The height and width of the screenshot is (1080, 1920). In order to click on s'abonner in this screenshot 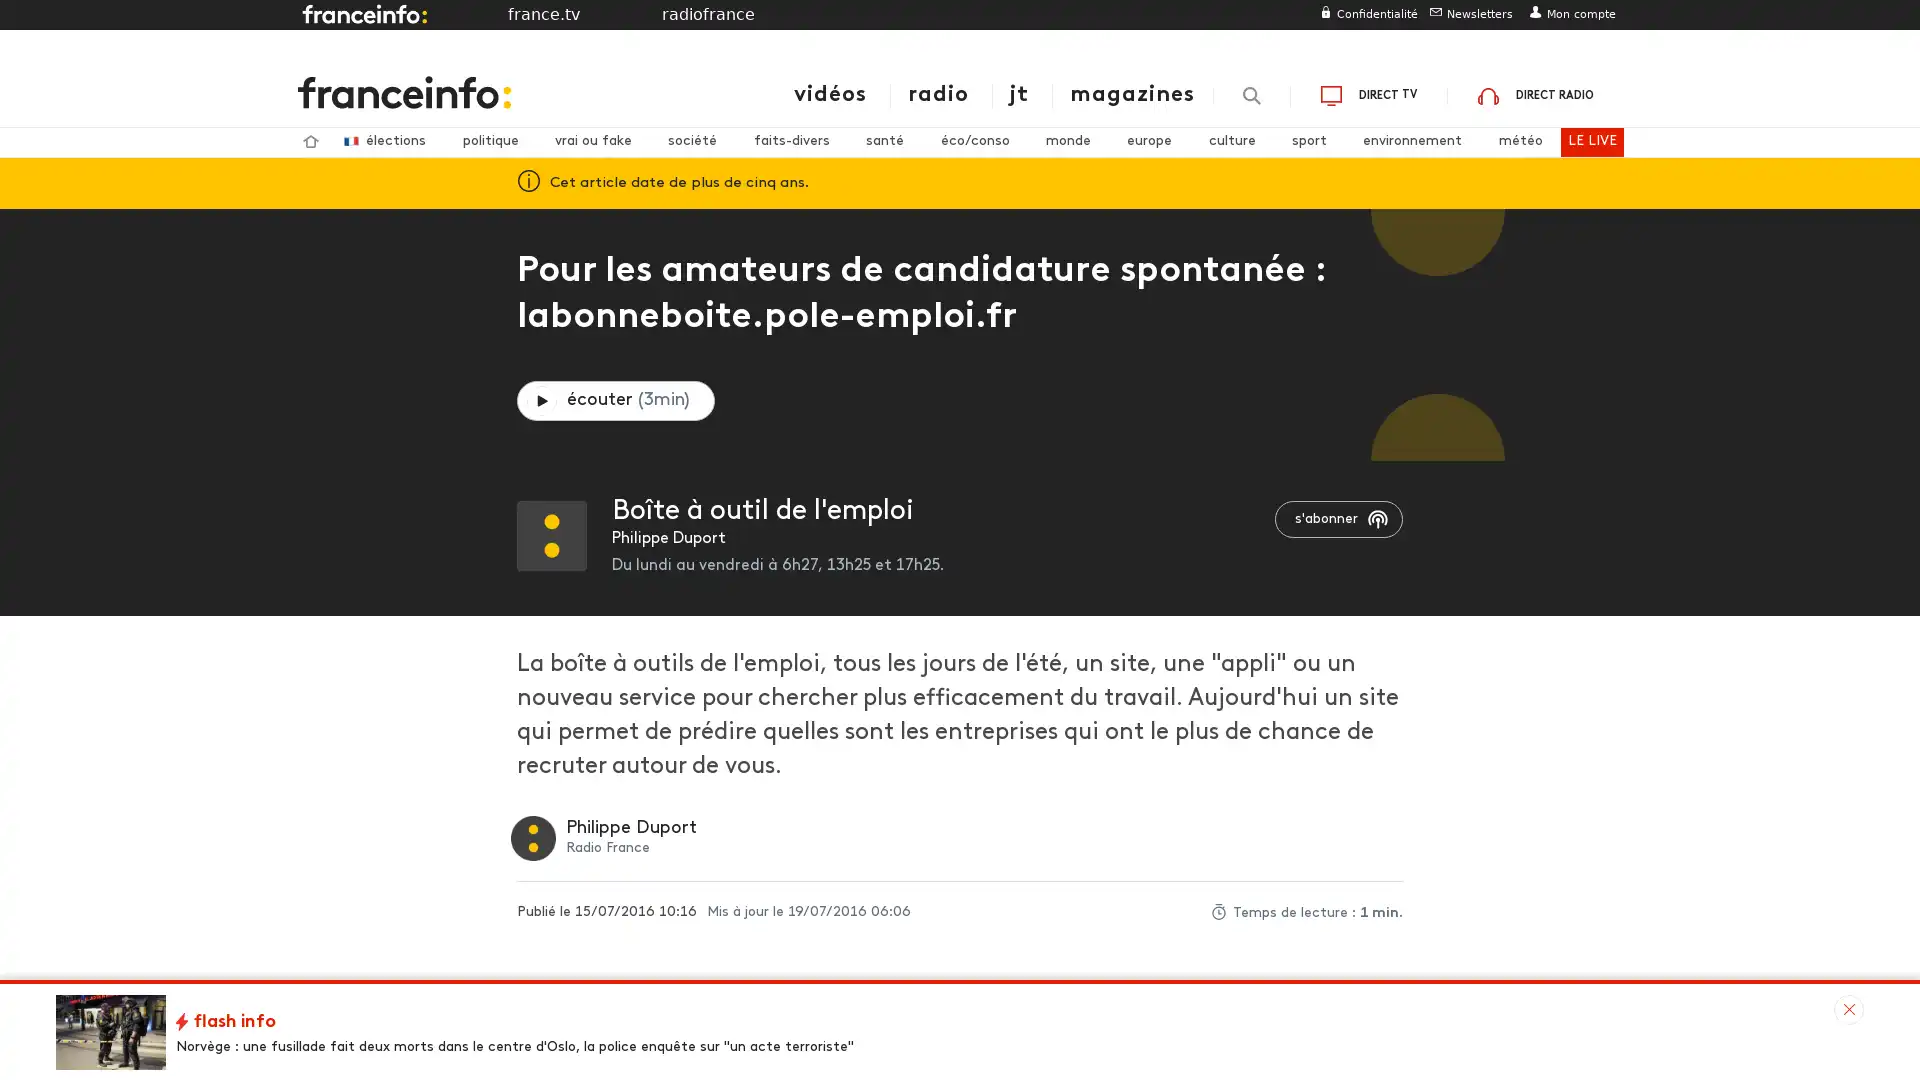, I will do `click(1338, 518)`.